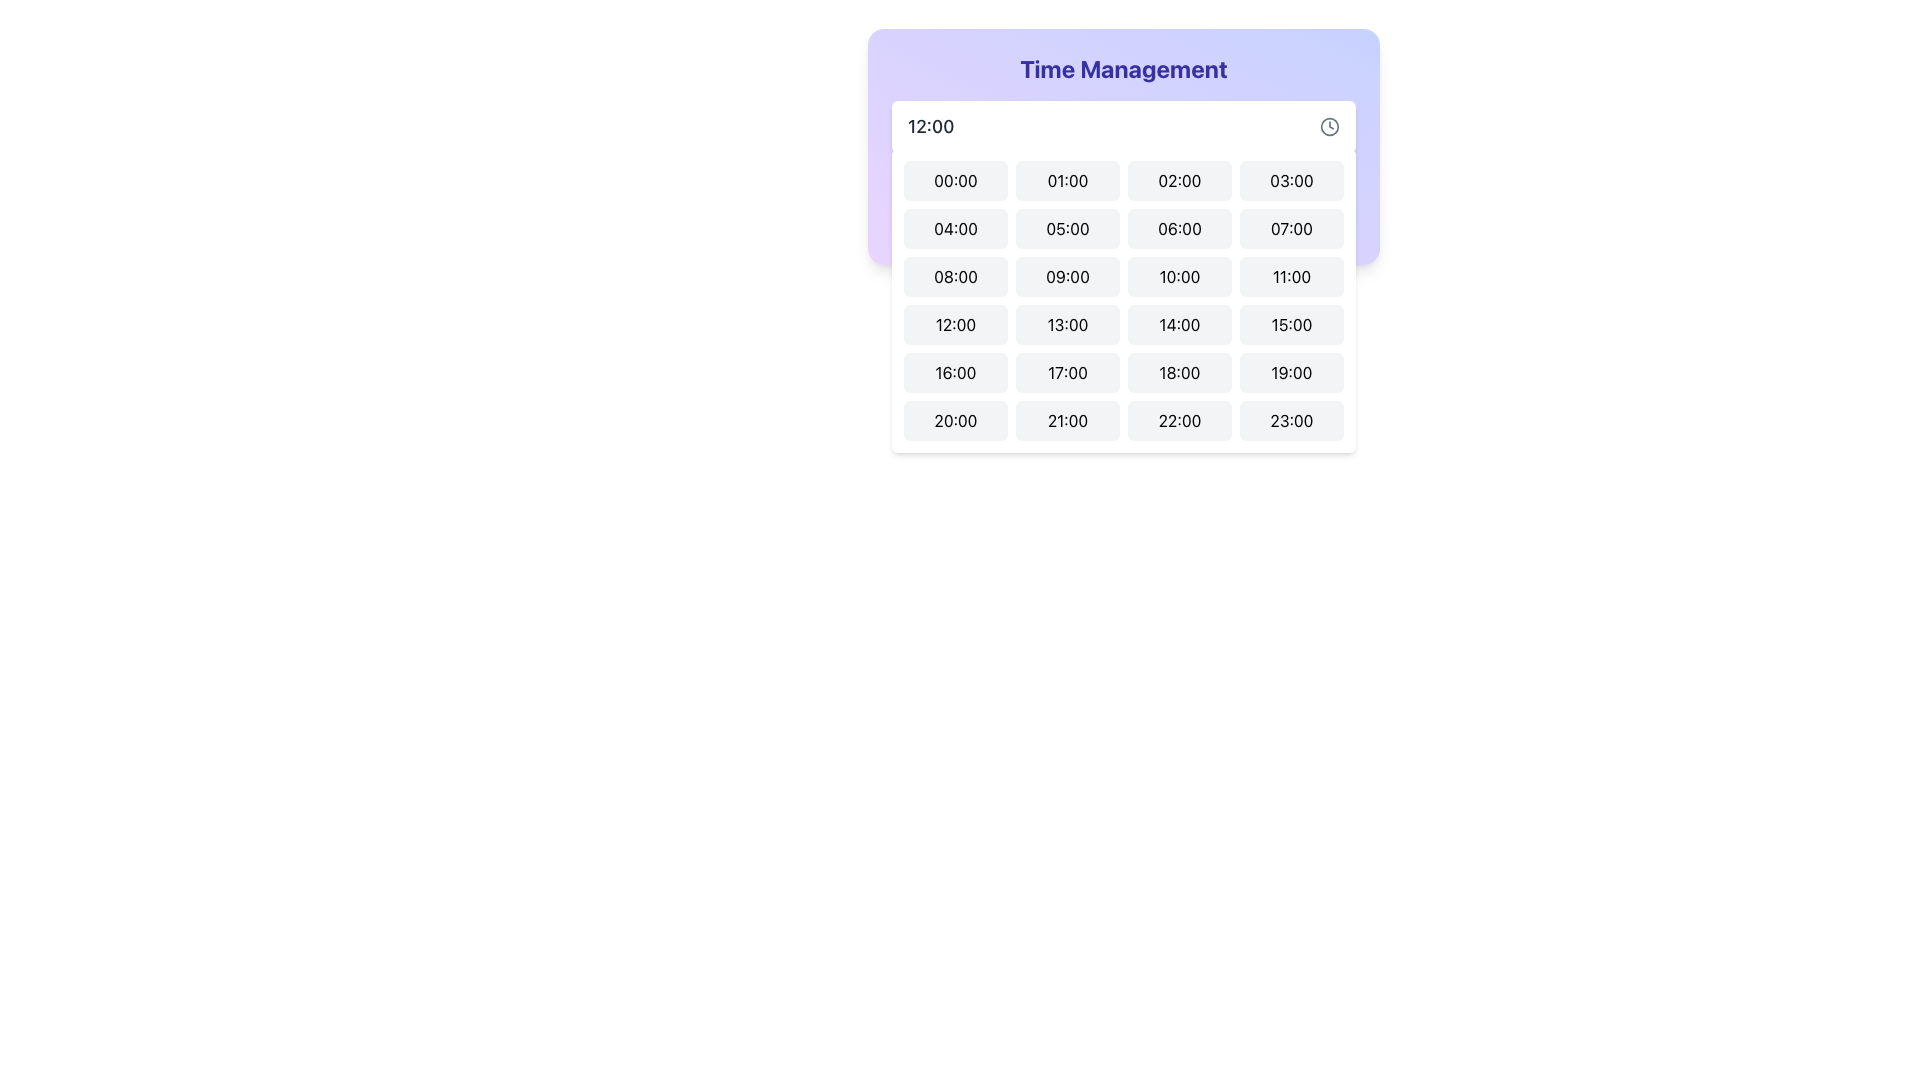 The width and height of the screenshot is (1920, 1080). What do you see at coordinates (1180, 227) in the screenshot?
I see `the '06:00' time option button located in the second row and third column of the 'Time Management' drop-down panel` at bounding box center [1180, 227].